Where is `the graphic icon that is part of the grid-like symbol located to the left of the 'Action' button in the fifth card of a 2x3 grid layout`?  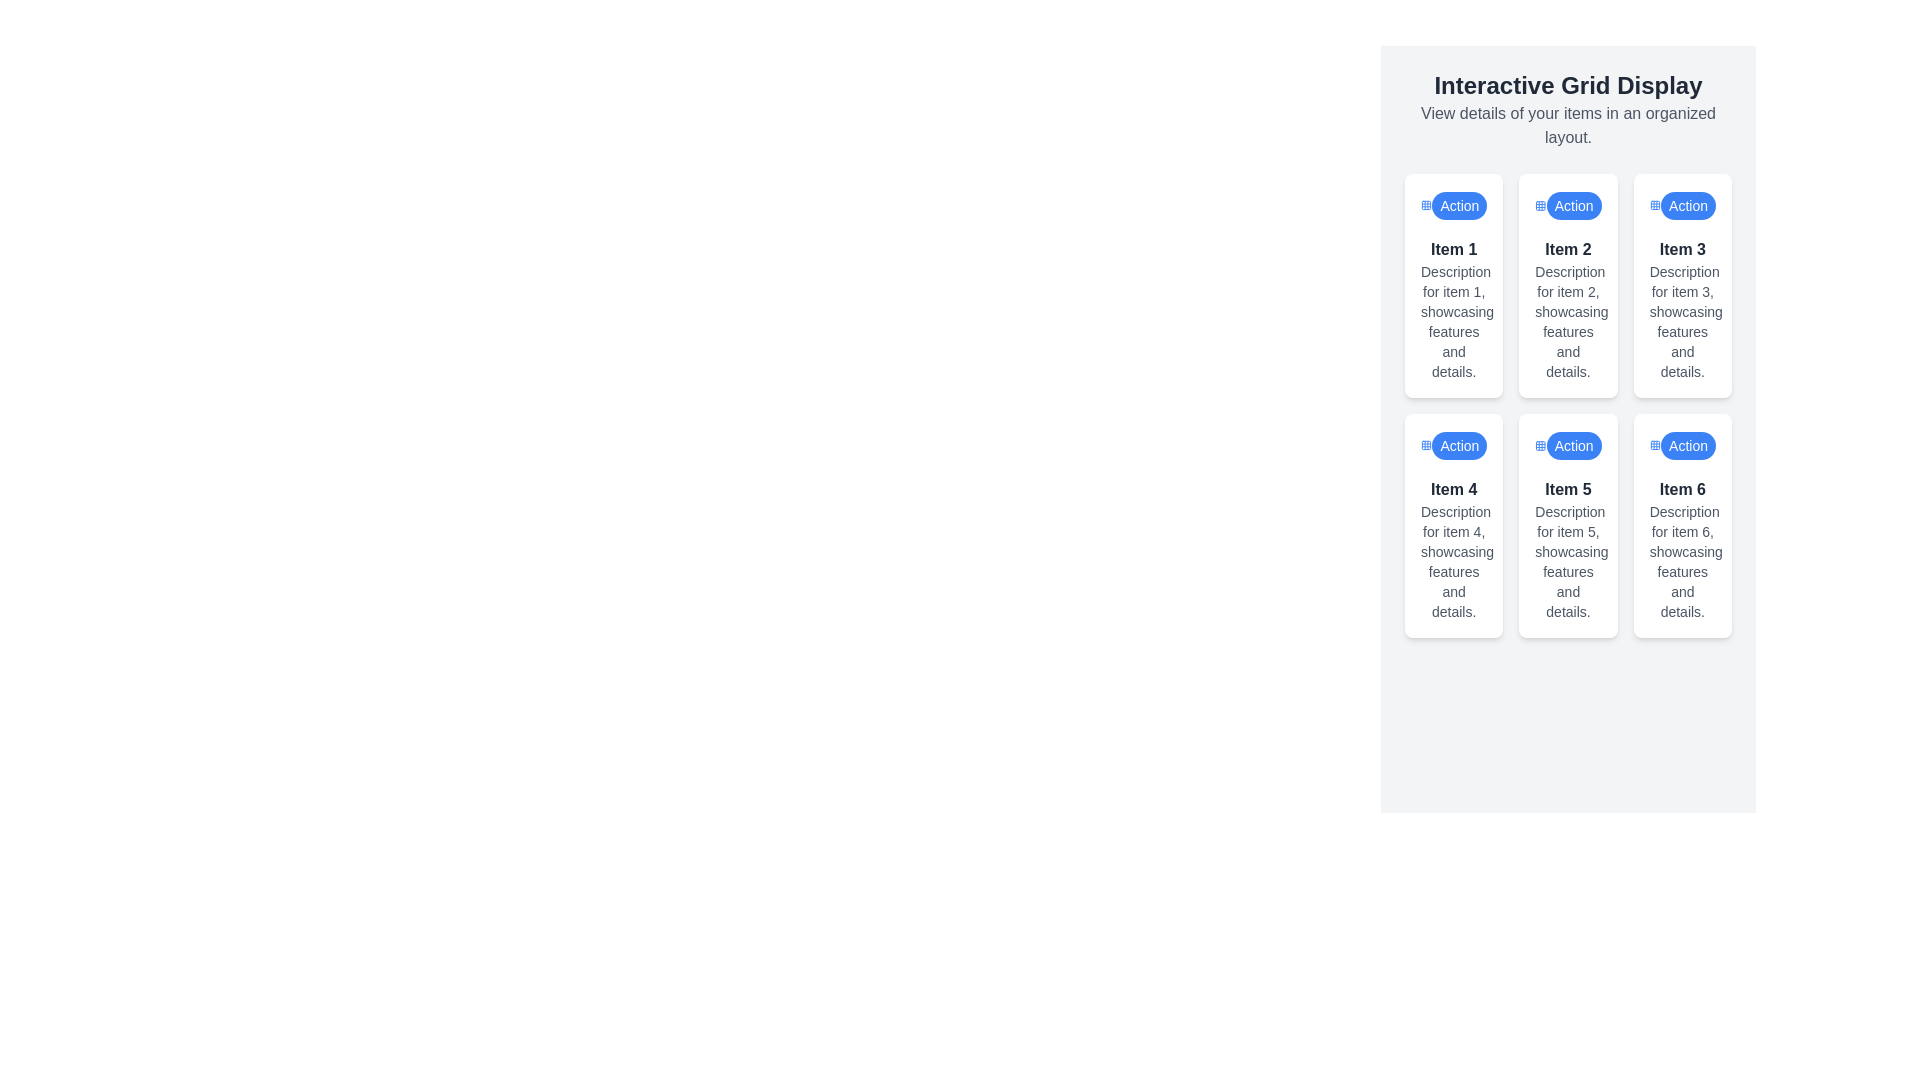
the graphic icon that is part of the grid-like symbol located to the left of the 'Action' button in the fifth card of a 2x3 grid layout is located at coordinates (1539, 445).